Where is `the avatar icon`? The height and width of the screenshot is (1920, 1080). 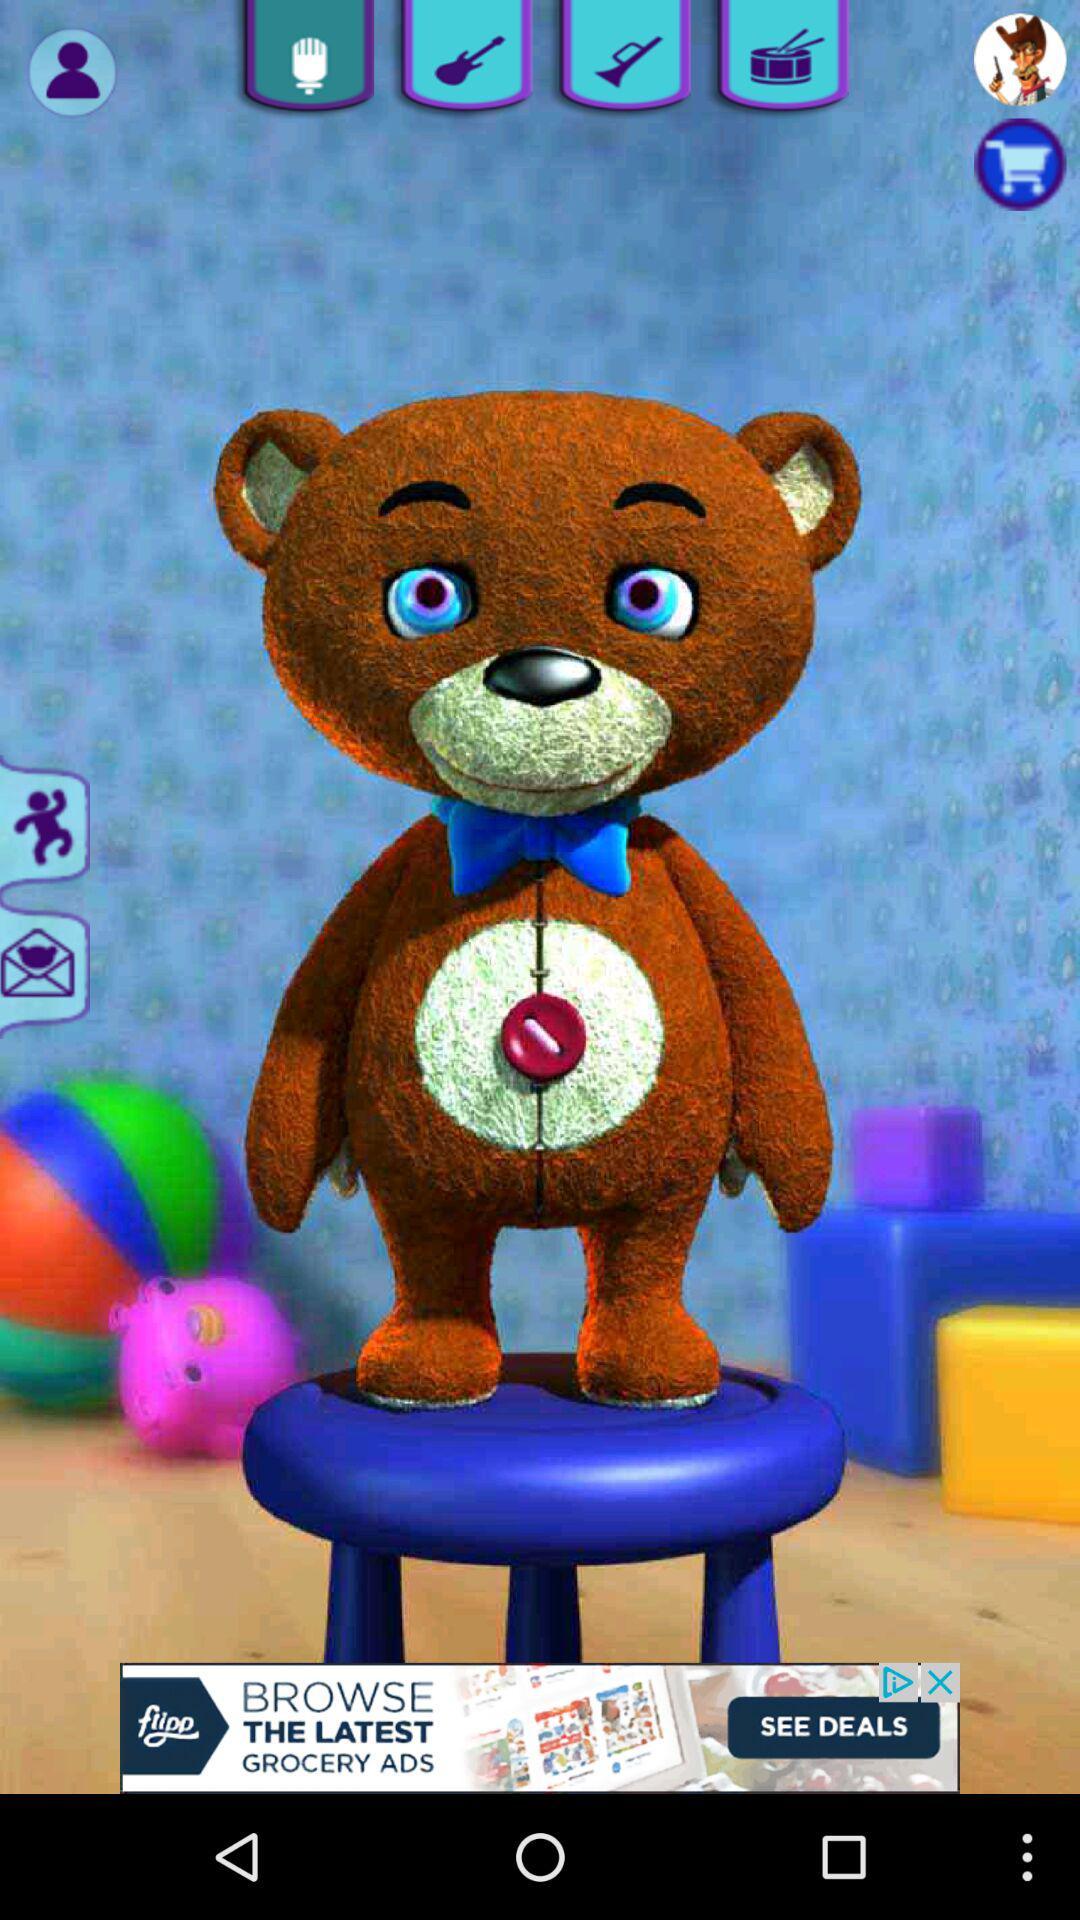 the avatar icon is located at coordinates (71, 77).